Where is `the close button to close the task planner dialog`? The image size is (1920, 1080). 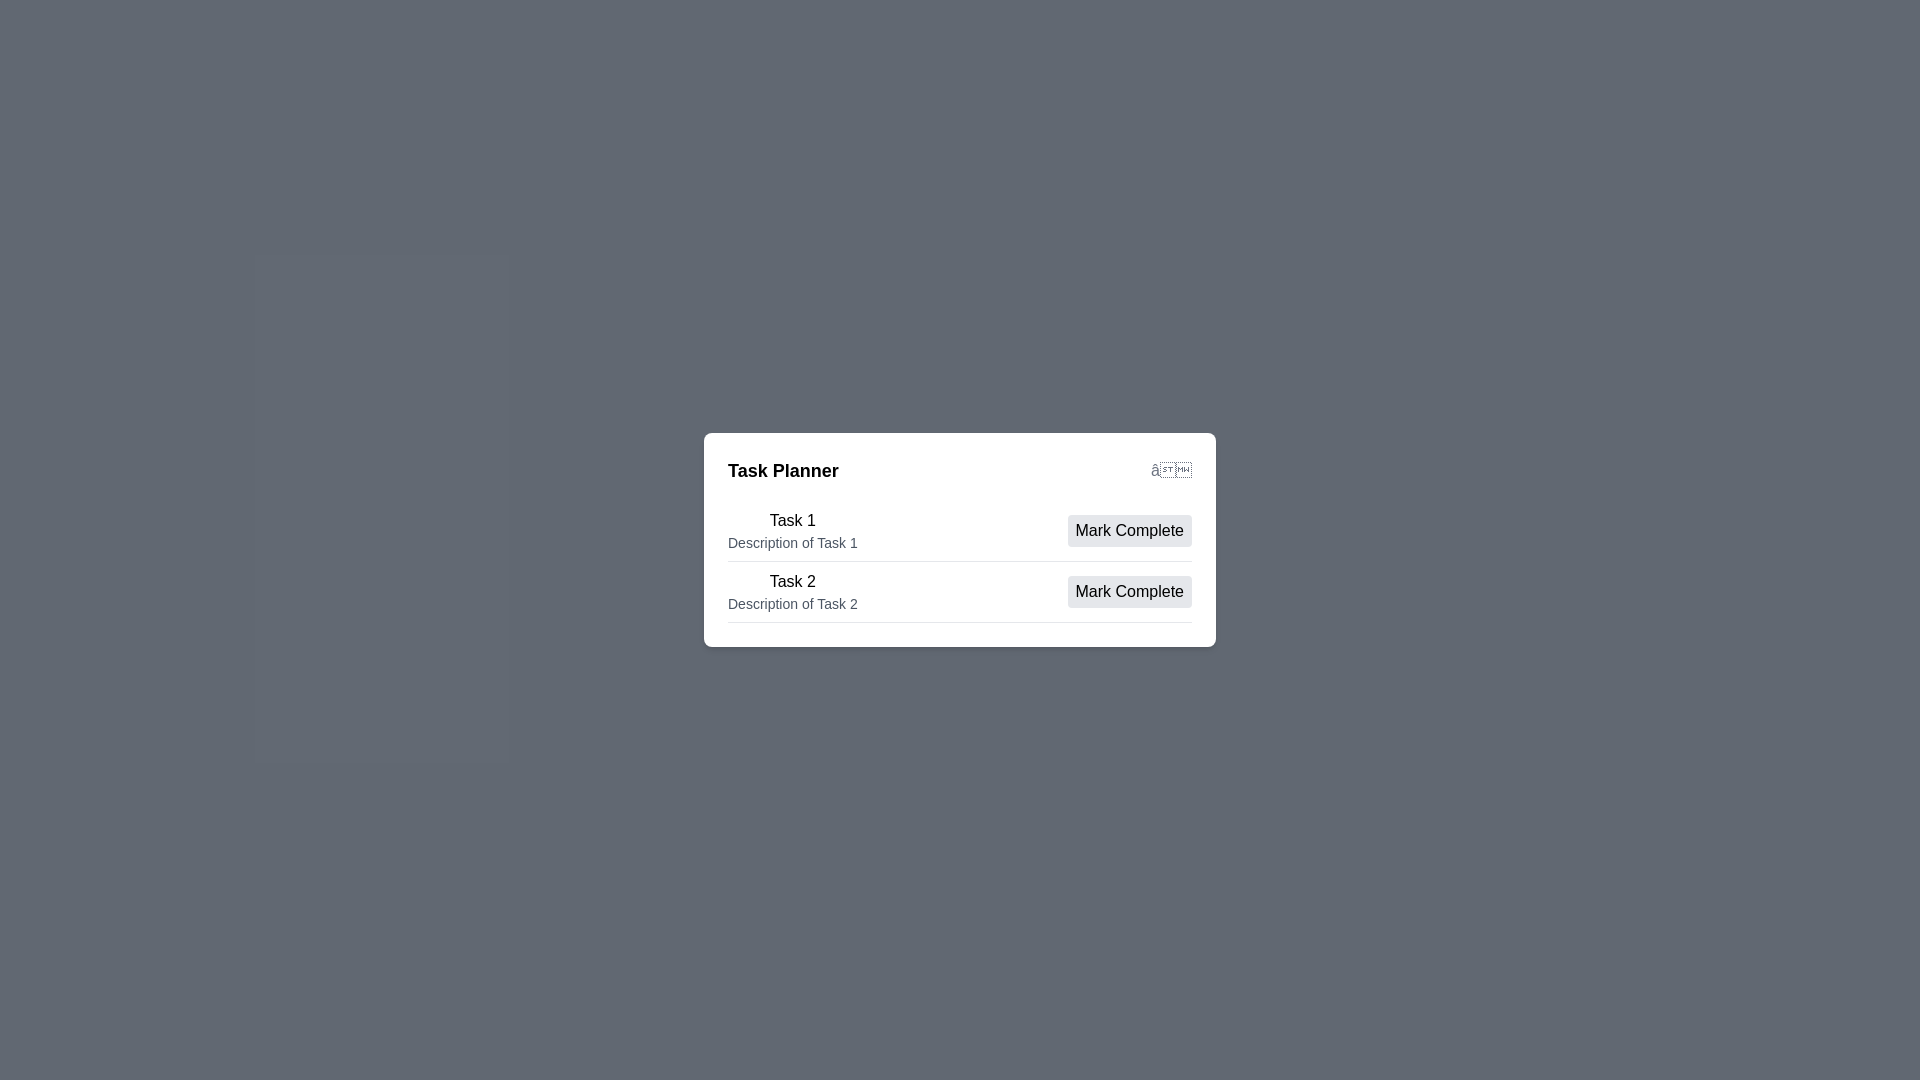
the close button to close the task planner dialog is located at coordinates (1171, 470).